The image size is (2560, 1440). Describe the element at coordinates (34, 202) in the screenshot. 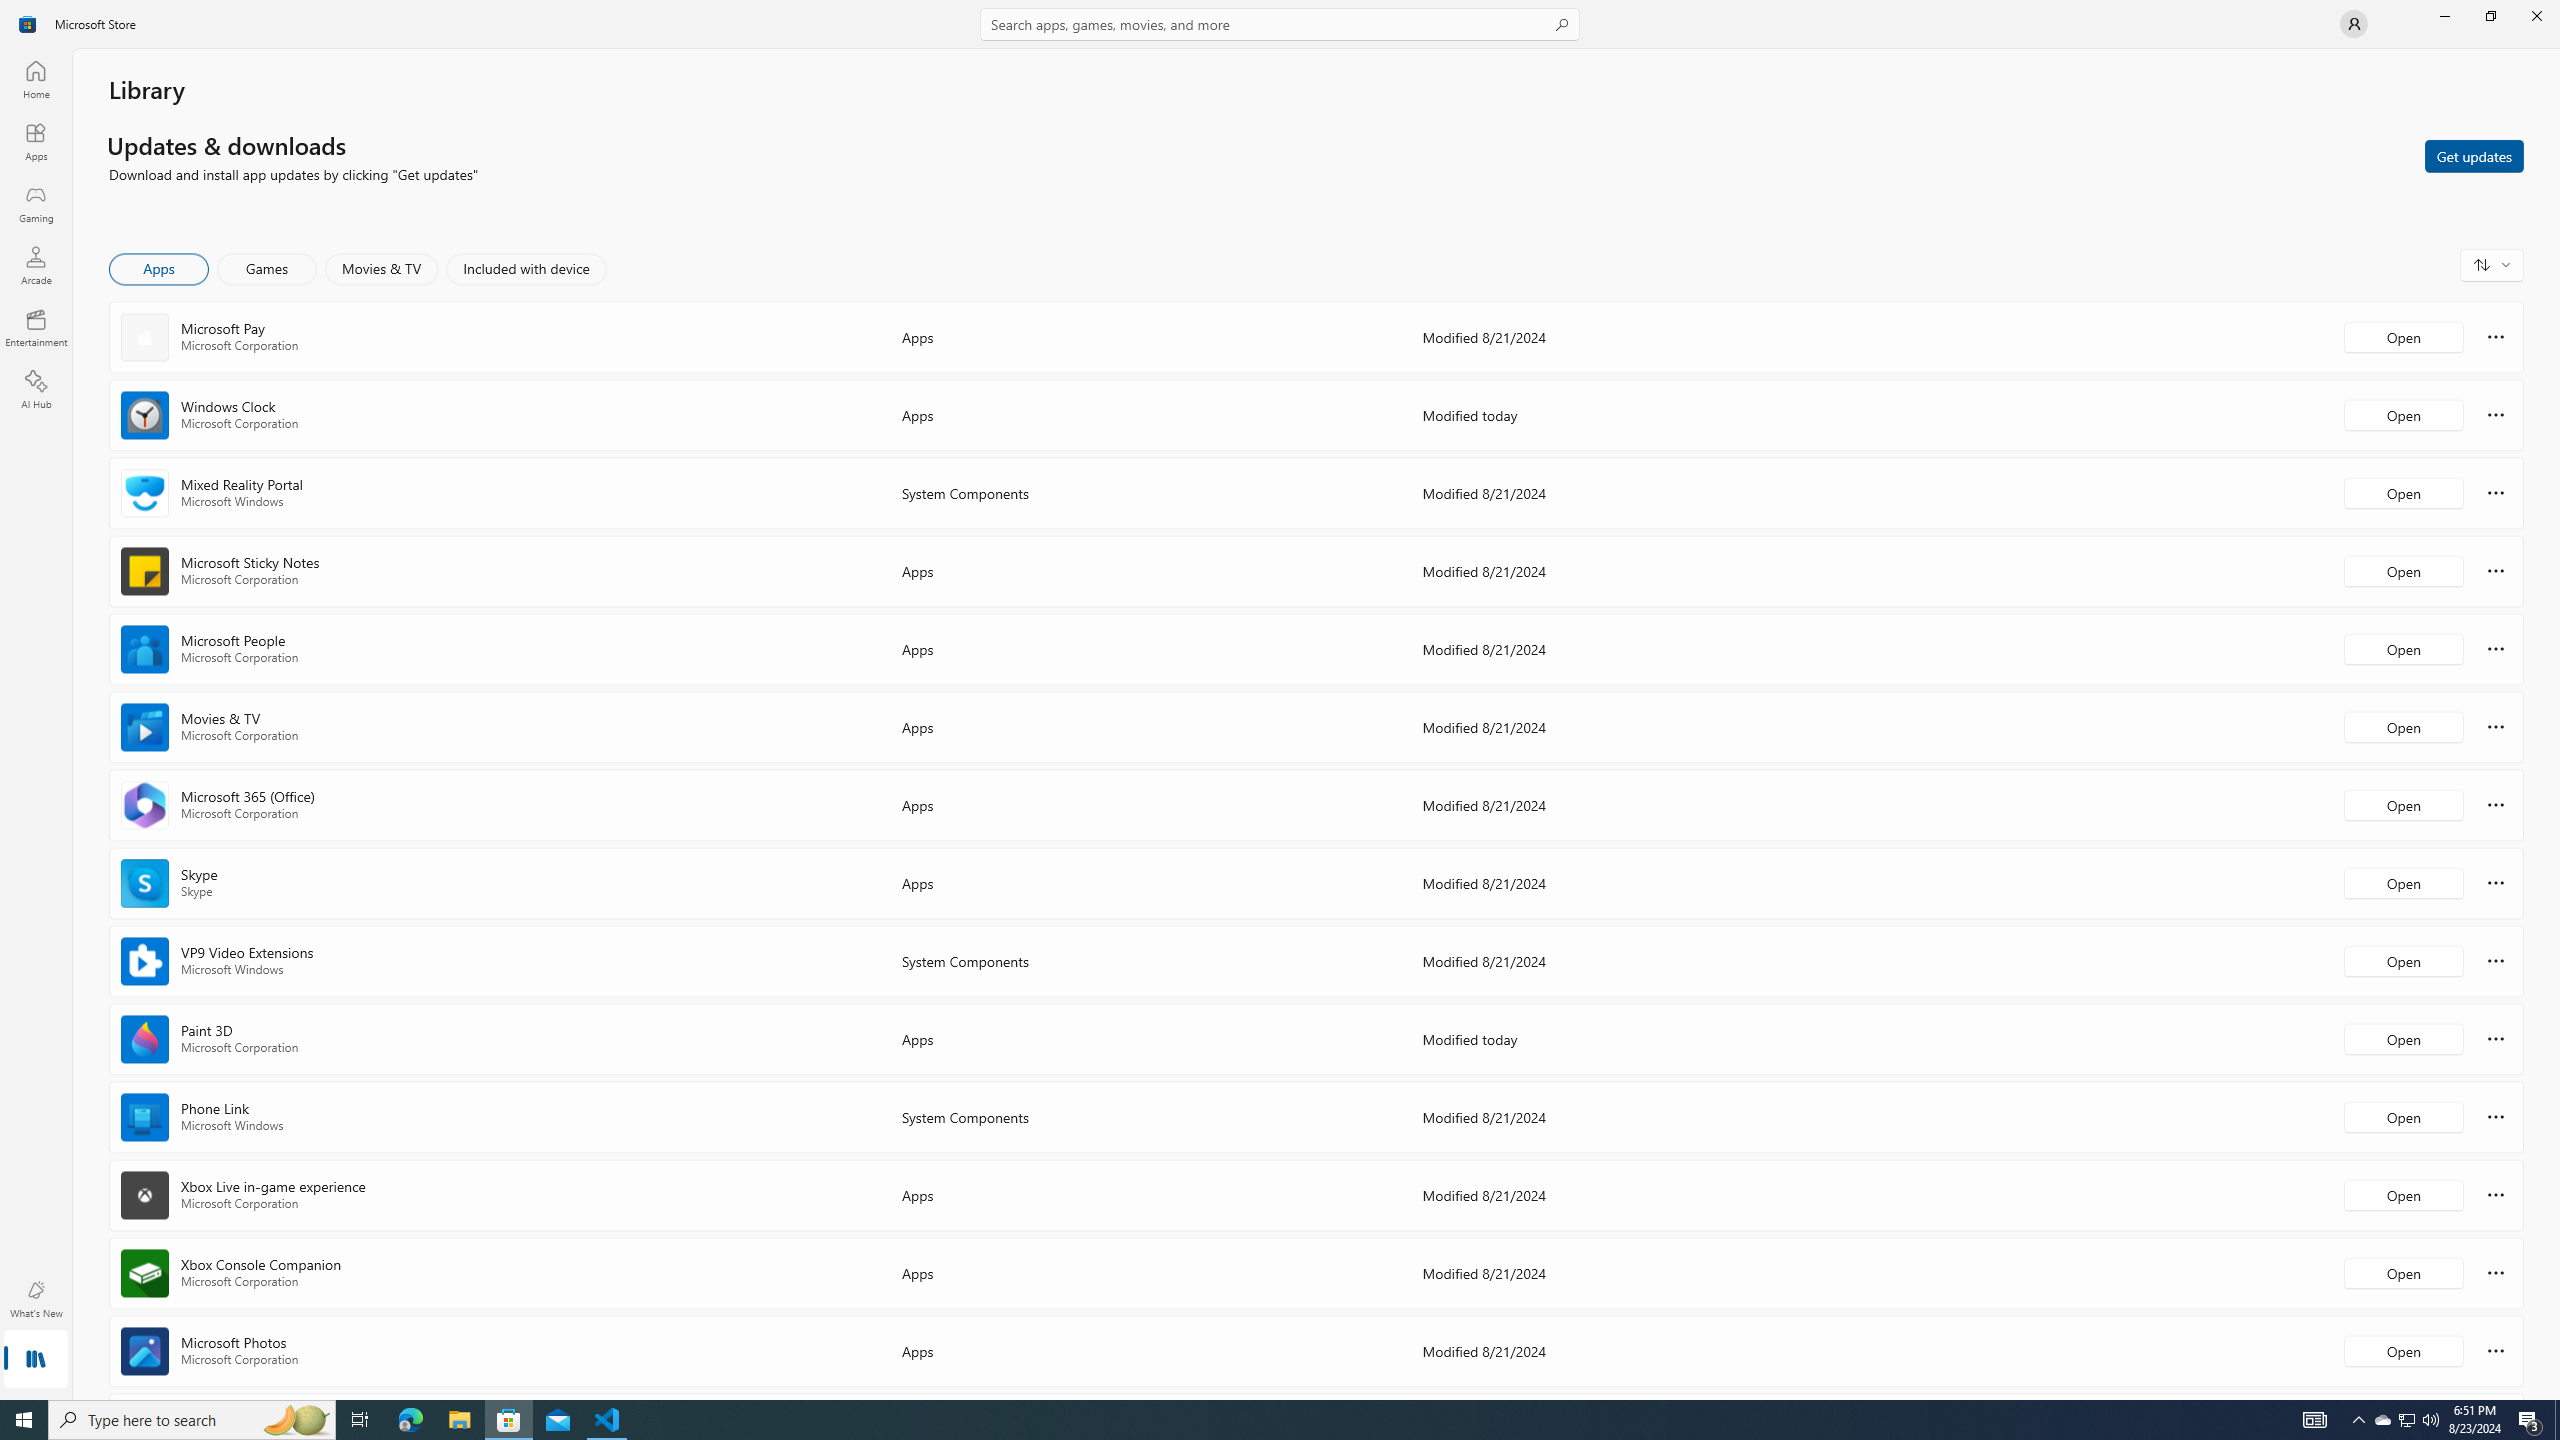

I see `'Gaming'` at that location.